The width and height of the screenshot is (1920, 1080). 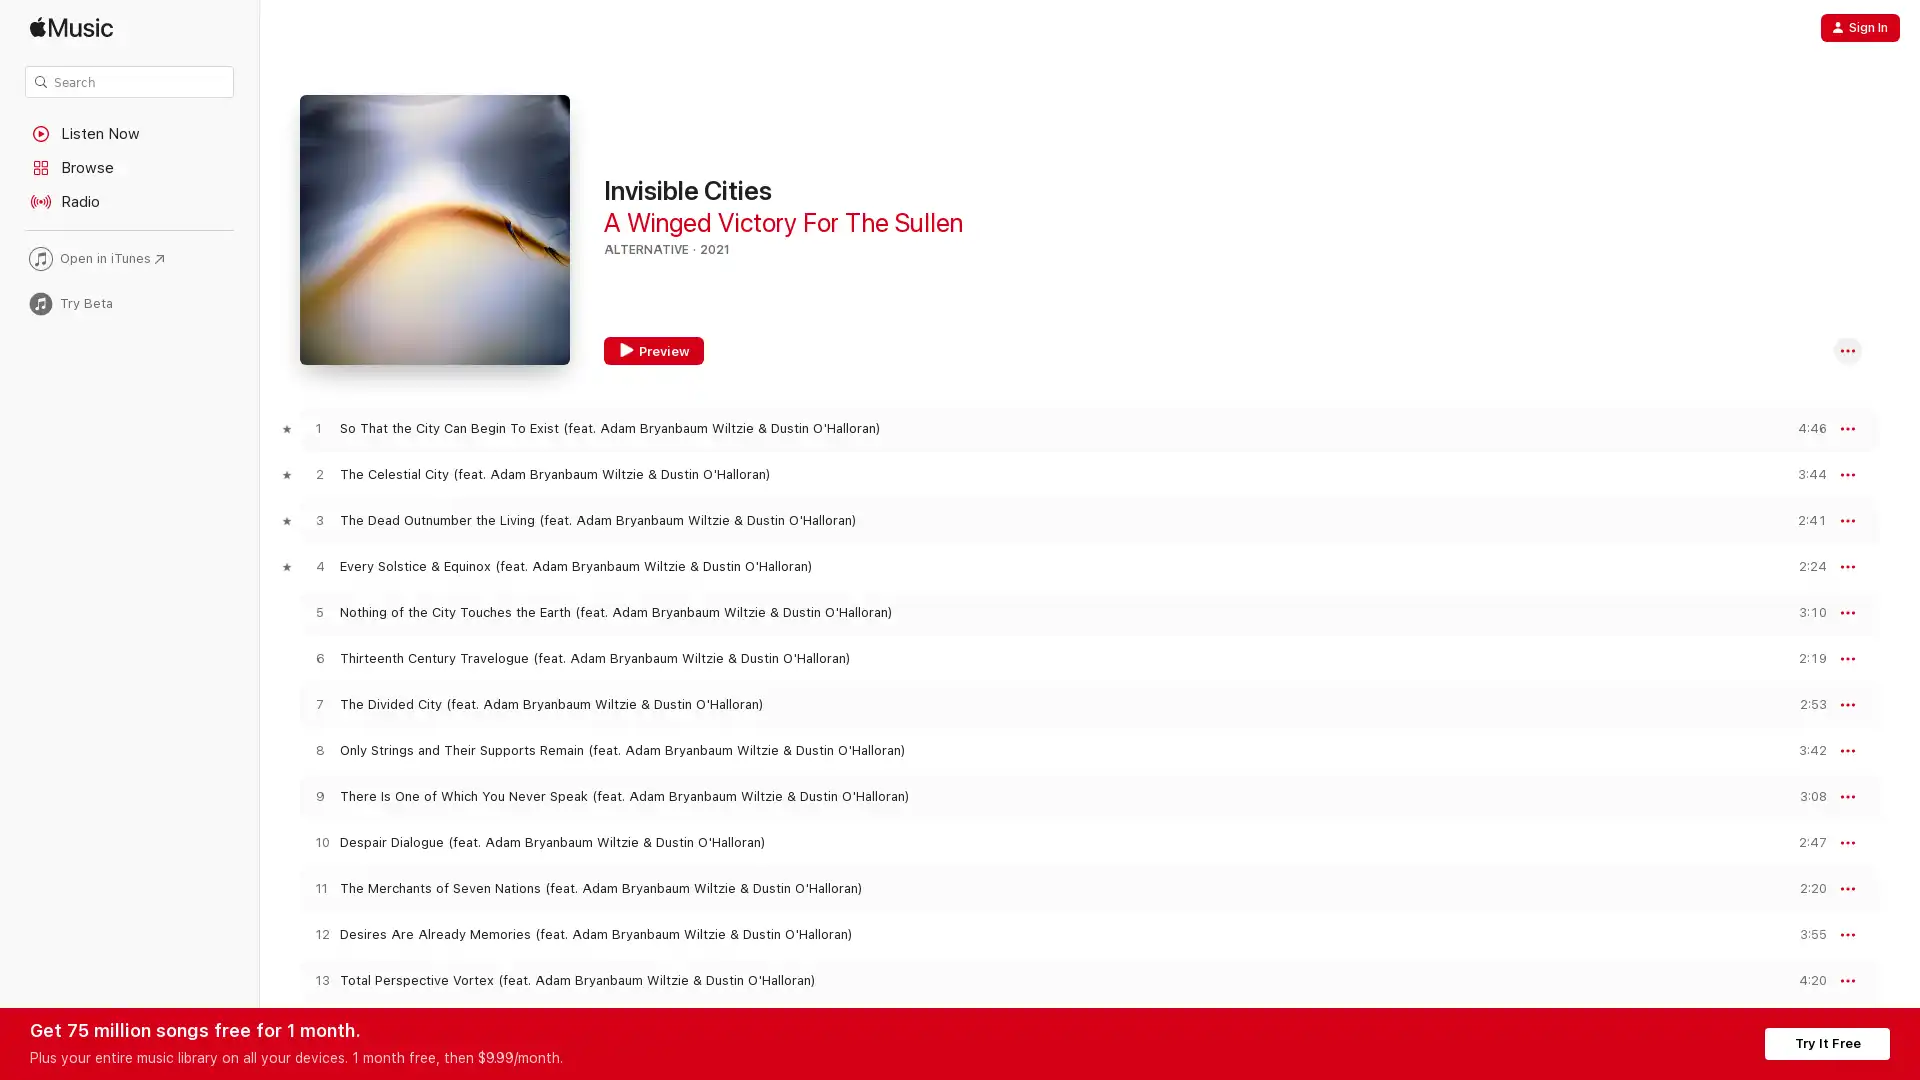 What do you see at coordinates (1804, 427) in the screenshot?
I see `Preview` at bounding box center [1804, 427].